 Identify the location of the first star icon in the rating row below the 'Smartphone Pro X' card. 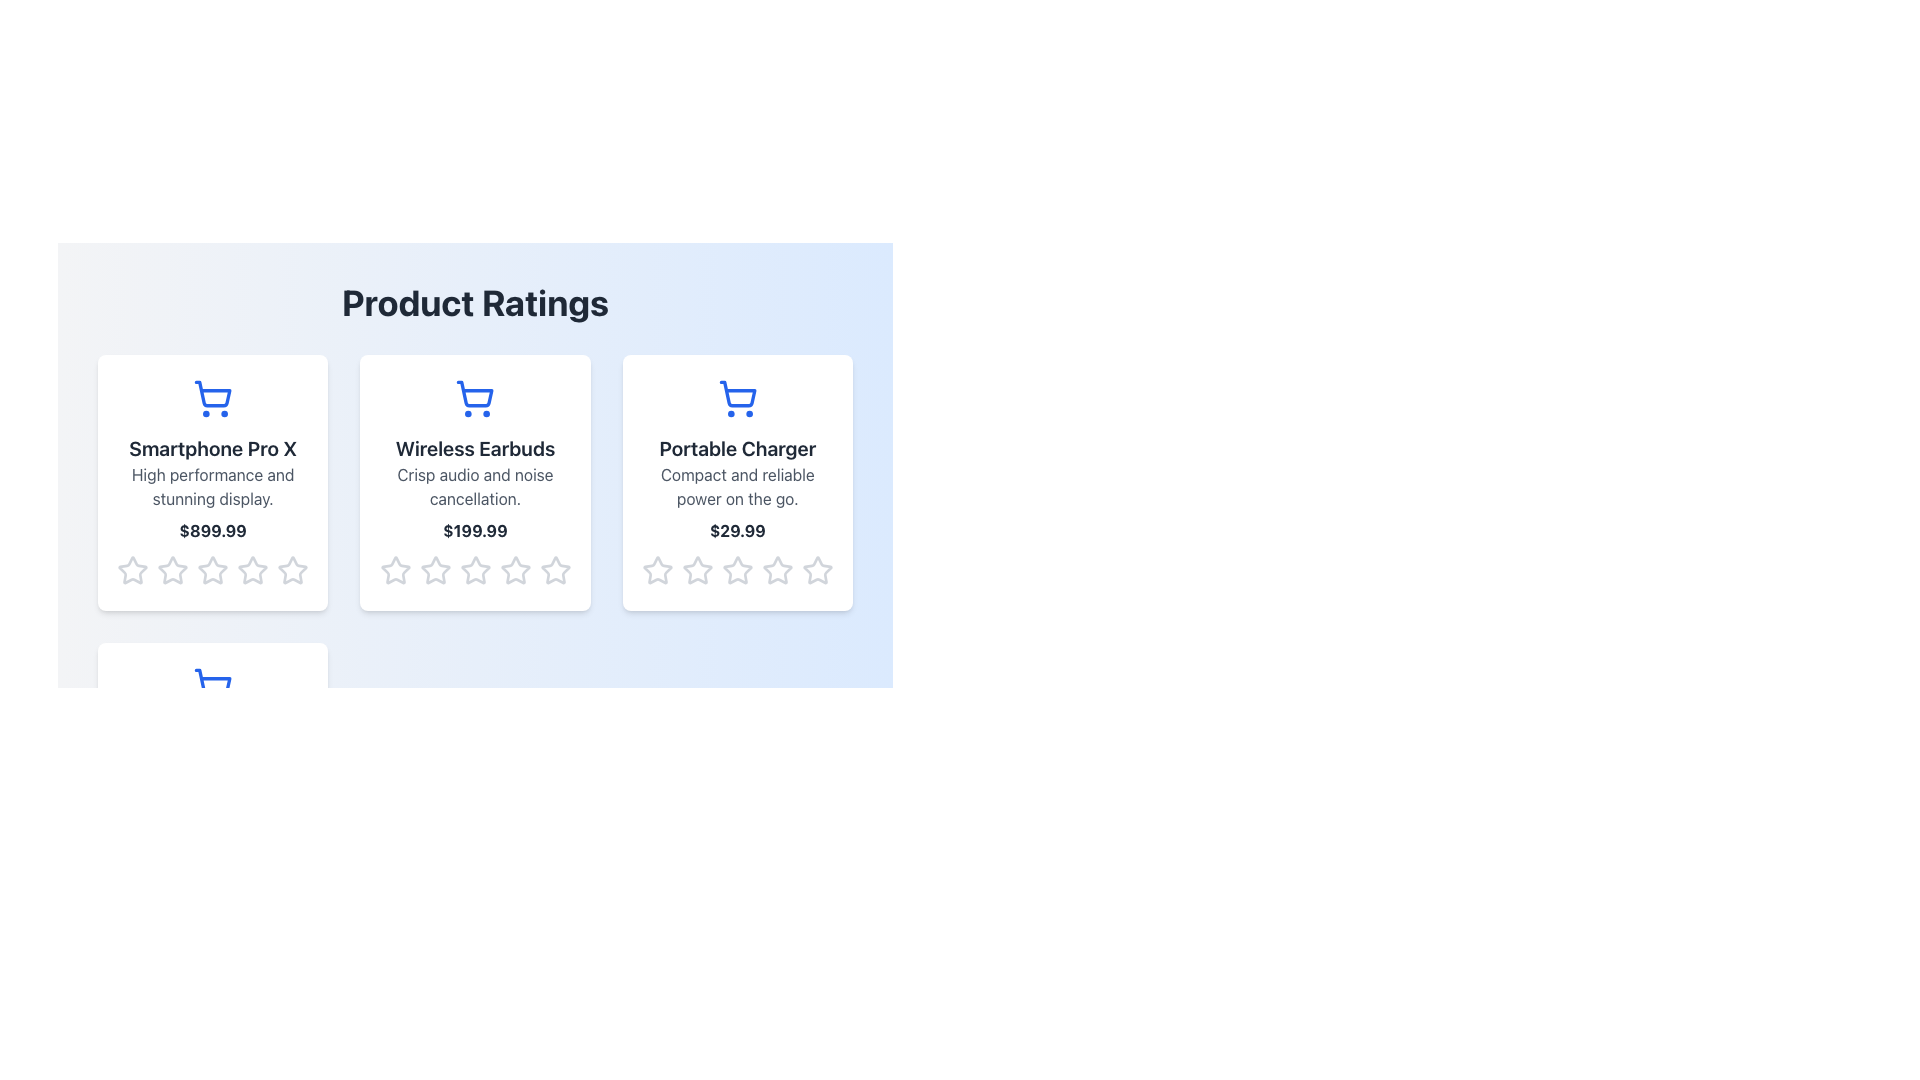
(213, 570).